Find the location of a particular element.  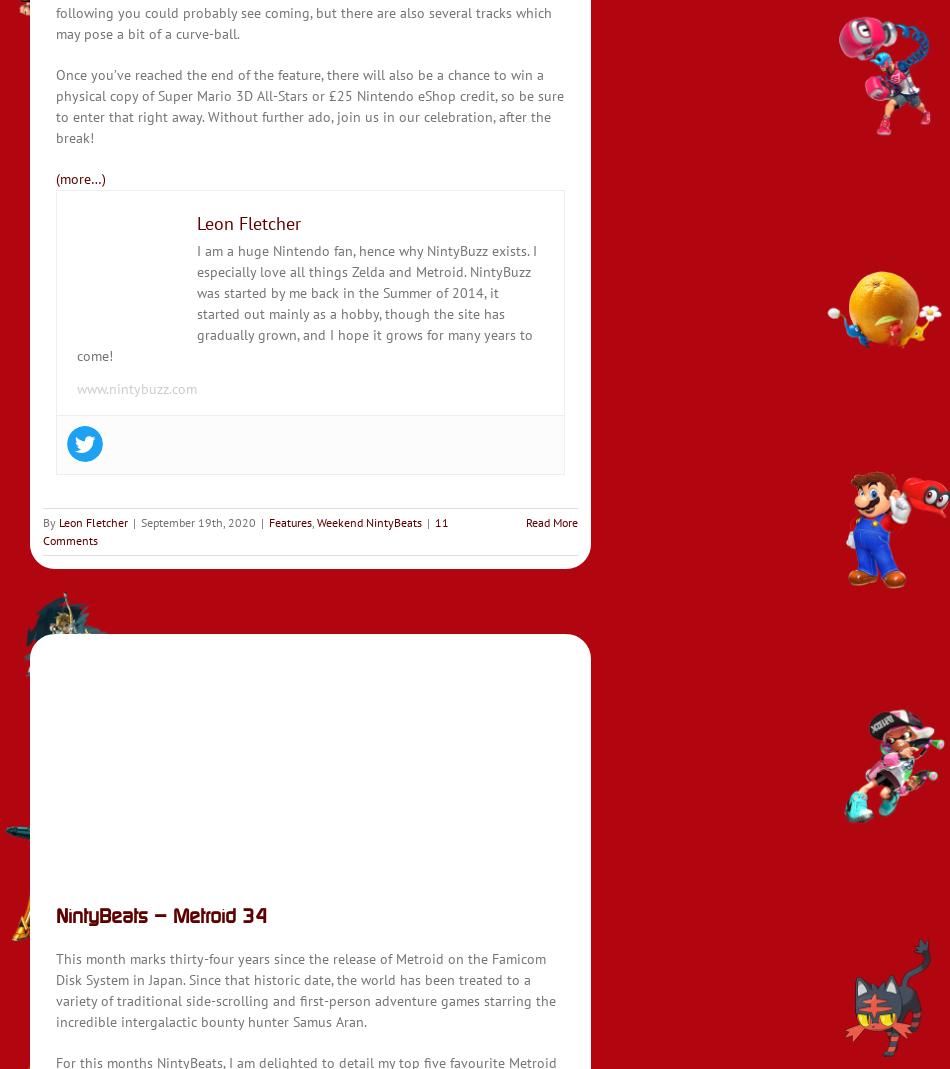

'September 19th, 2020' is located at coordinates (140, 521).